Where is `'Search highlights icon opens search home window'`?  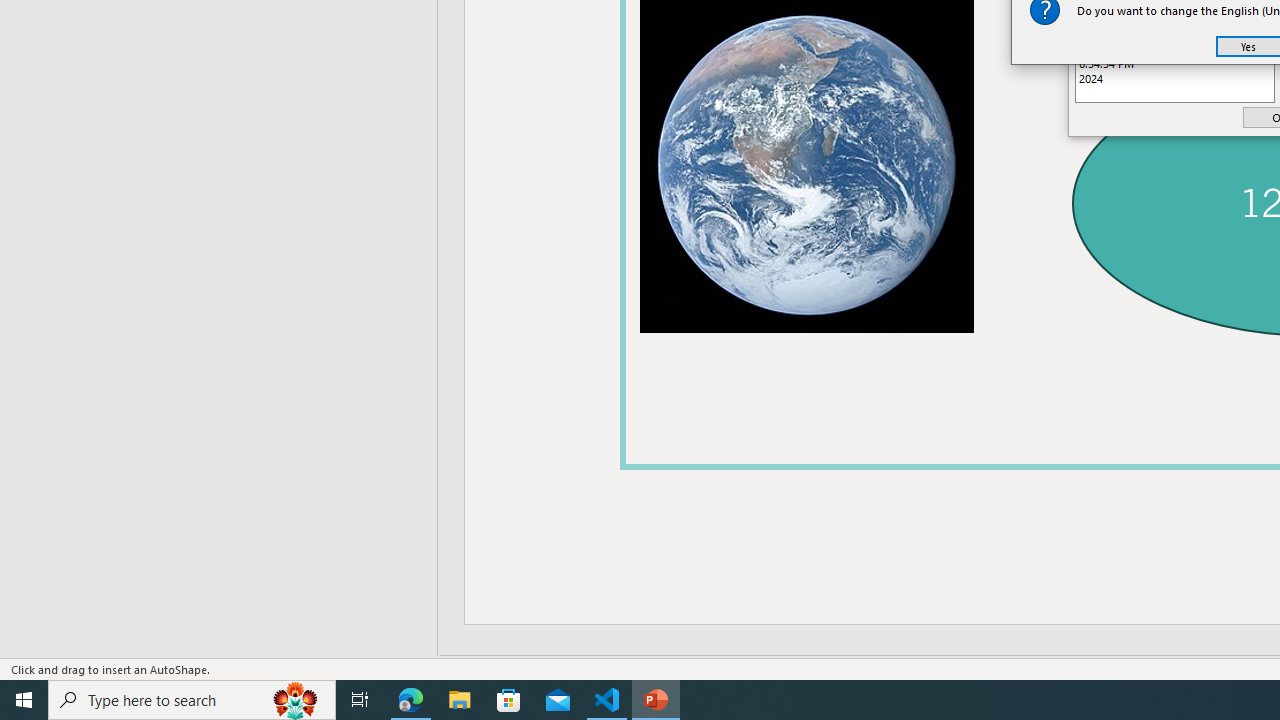
'Search highlights icon opens search home window' is located at coordinates (294, 698).